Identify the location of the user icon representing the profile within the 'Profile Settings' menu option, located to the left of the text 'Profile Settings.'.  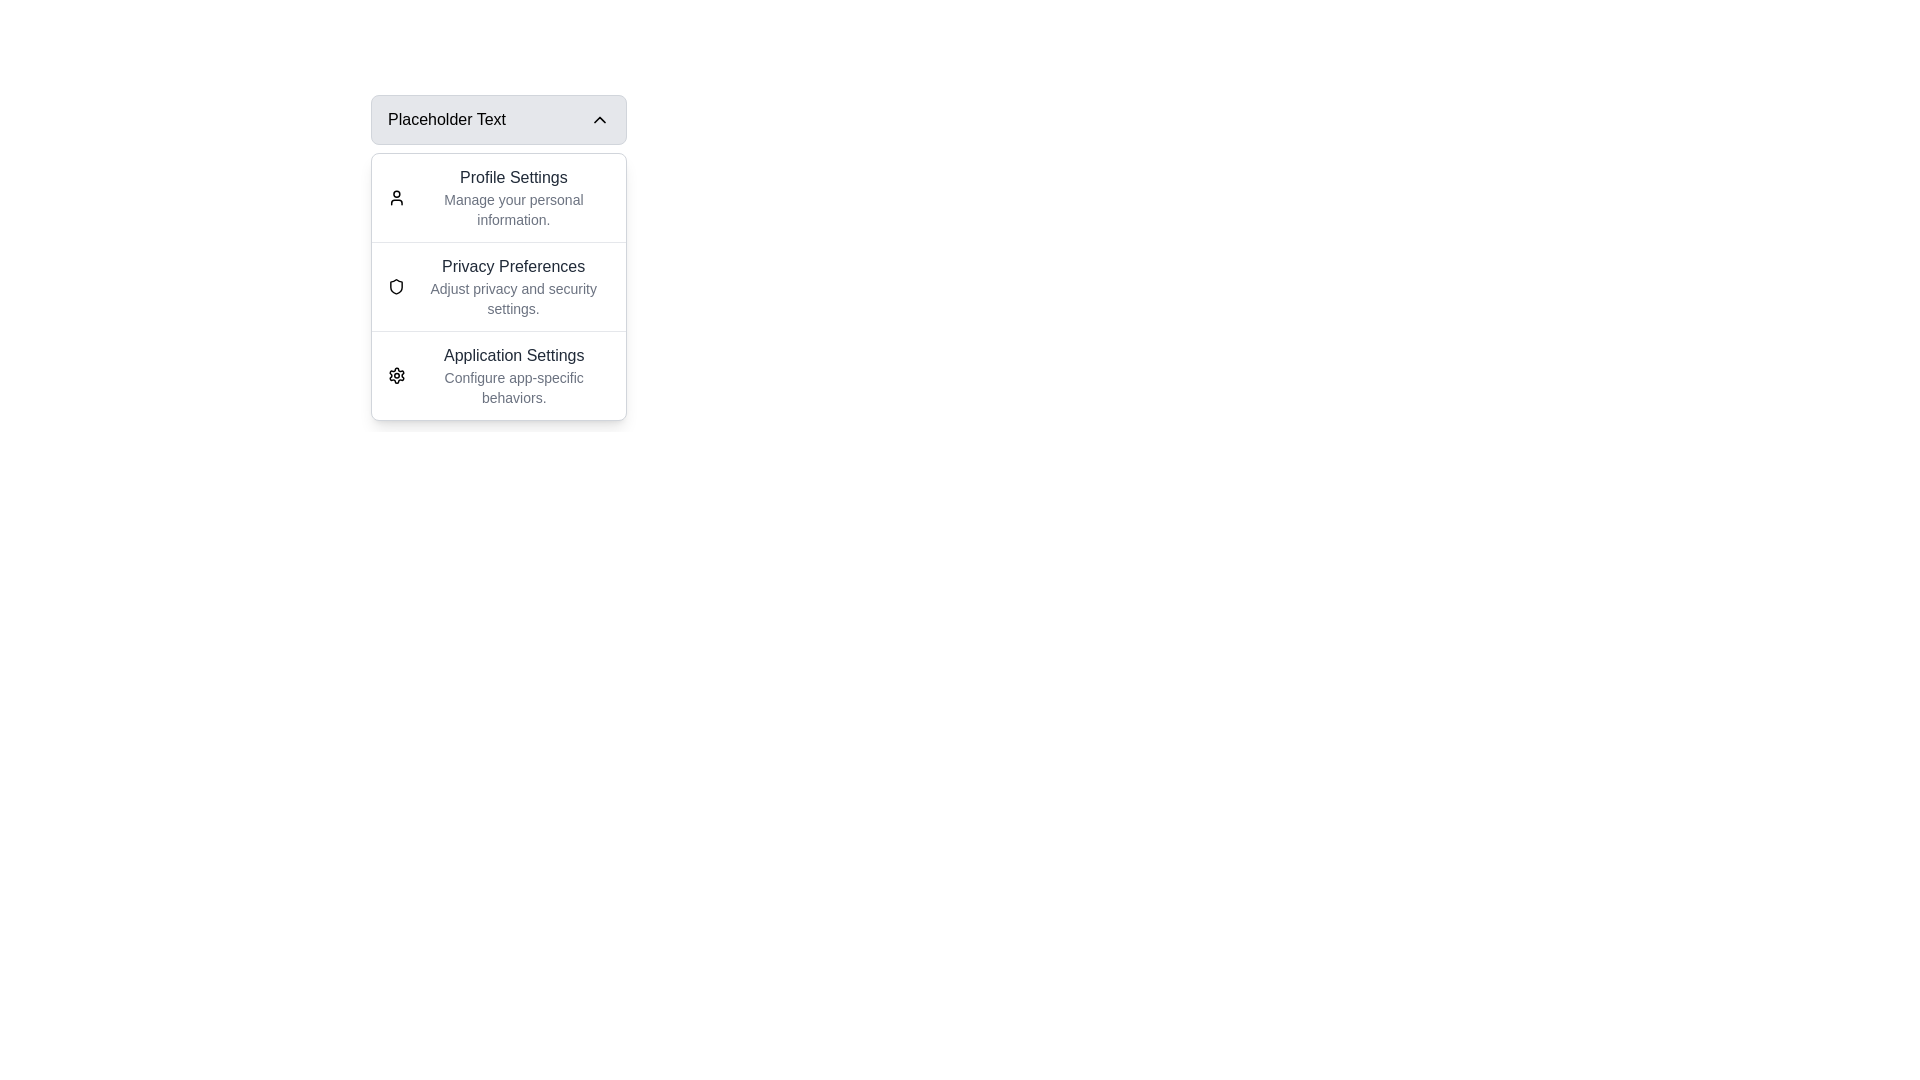
(396, 197).